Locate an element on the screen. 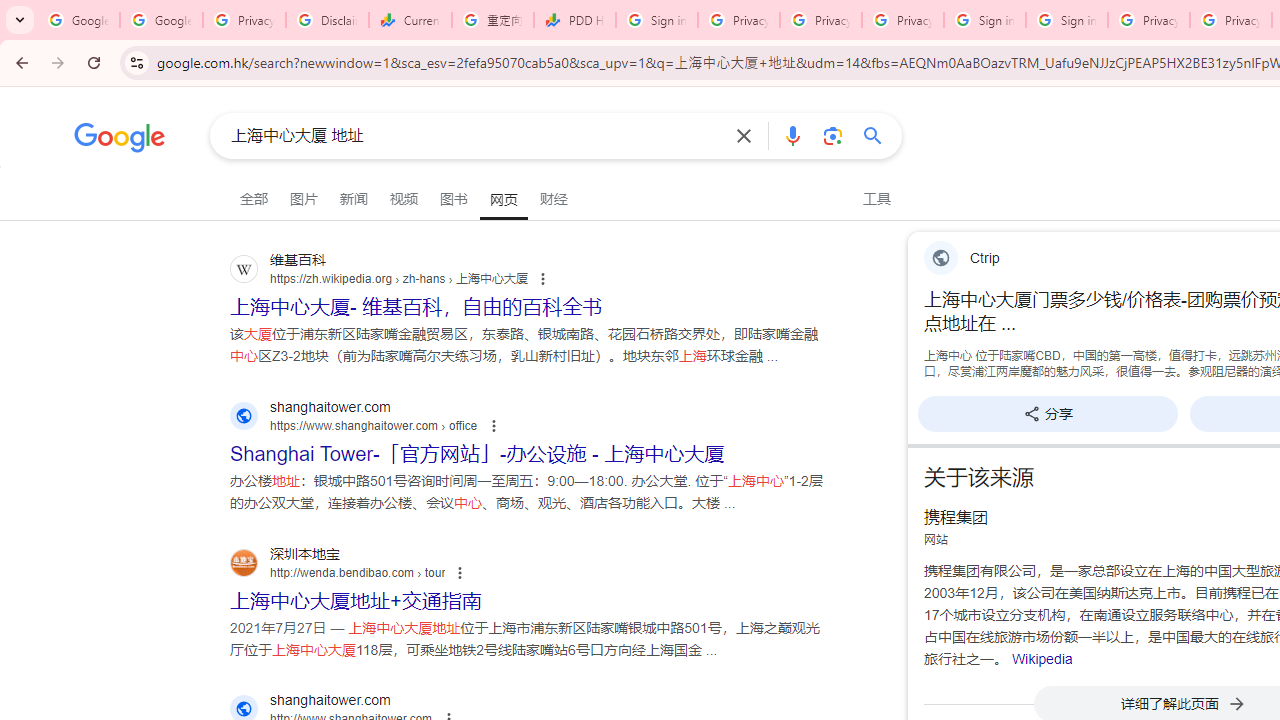 The image size is (1280, 720). 'Sign in - Google Accounts' is located at coordinates (1066, 20).